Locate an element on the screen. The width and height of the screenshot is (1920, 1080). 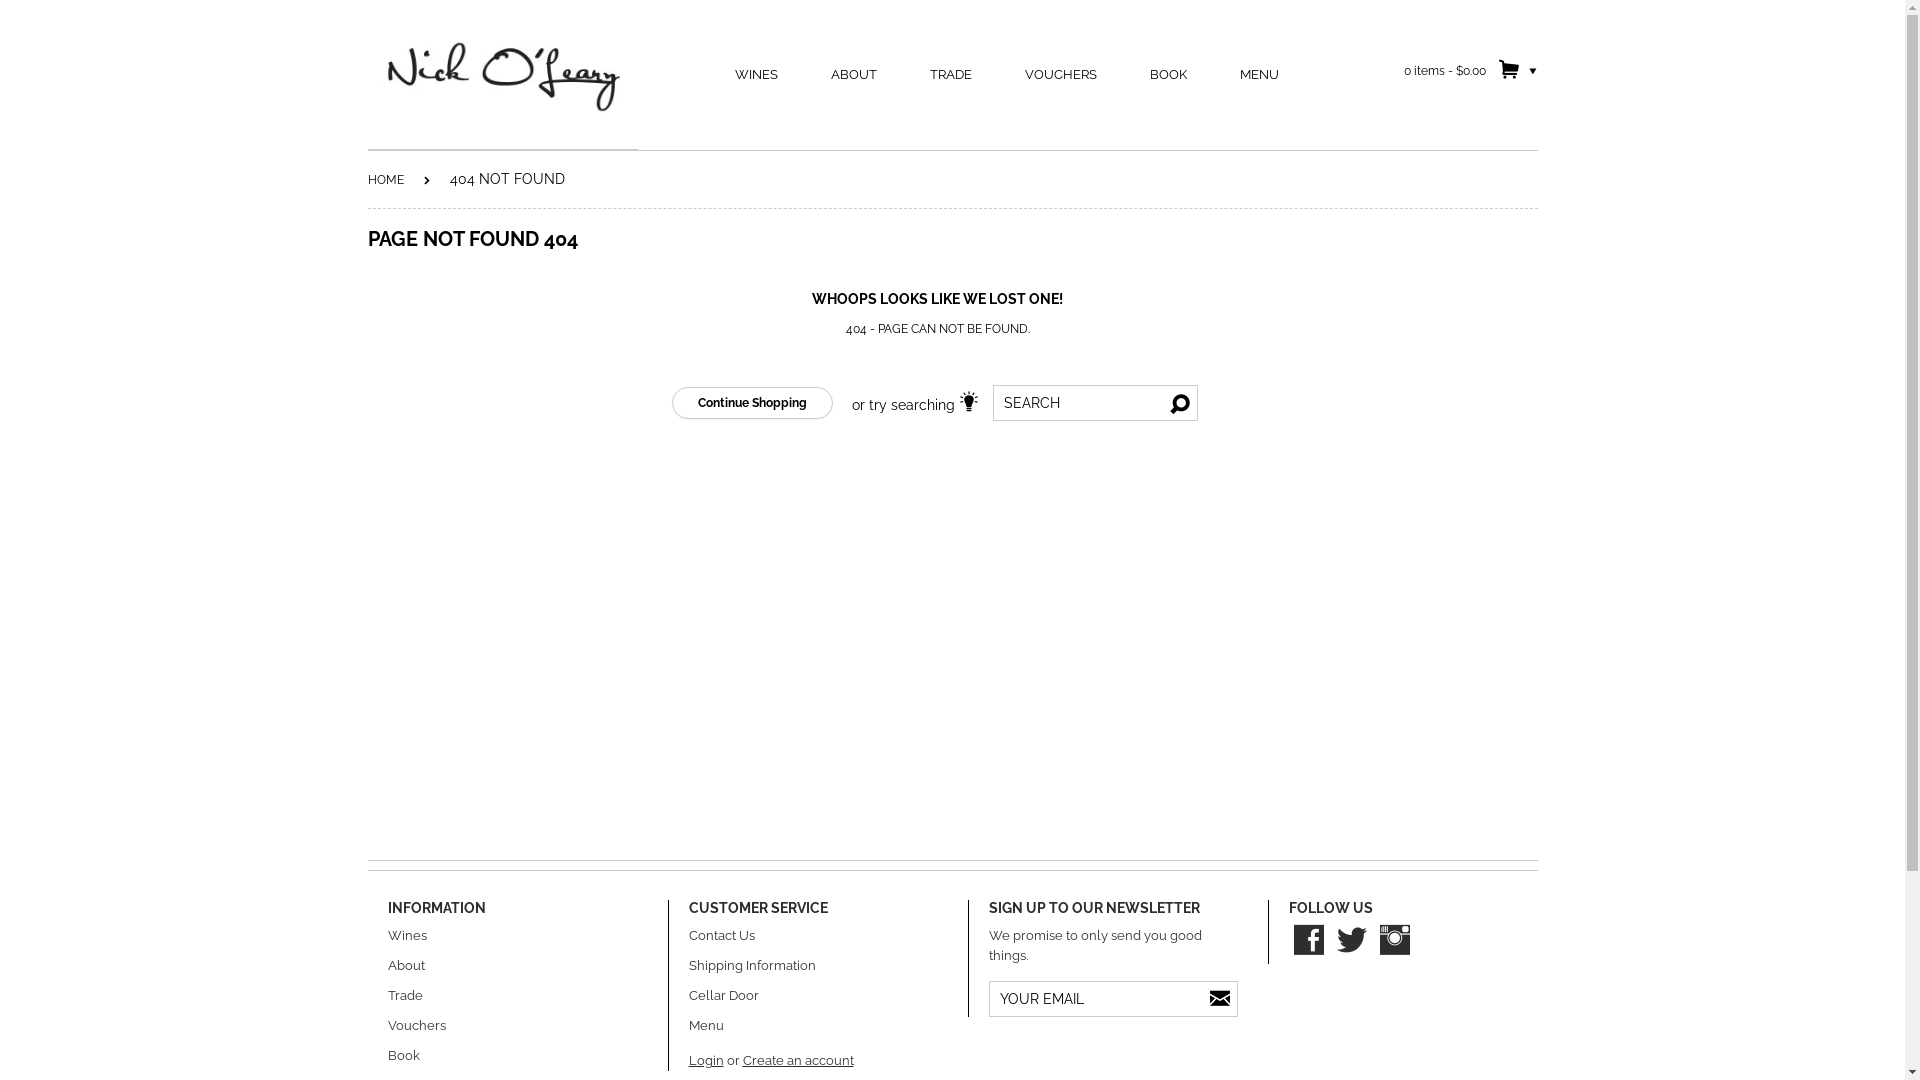
'Contact Us' is located at coordinates (687, 935).